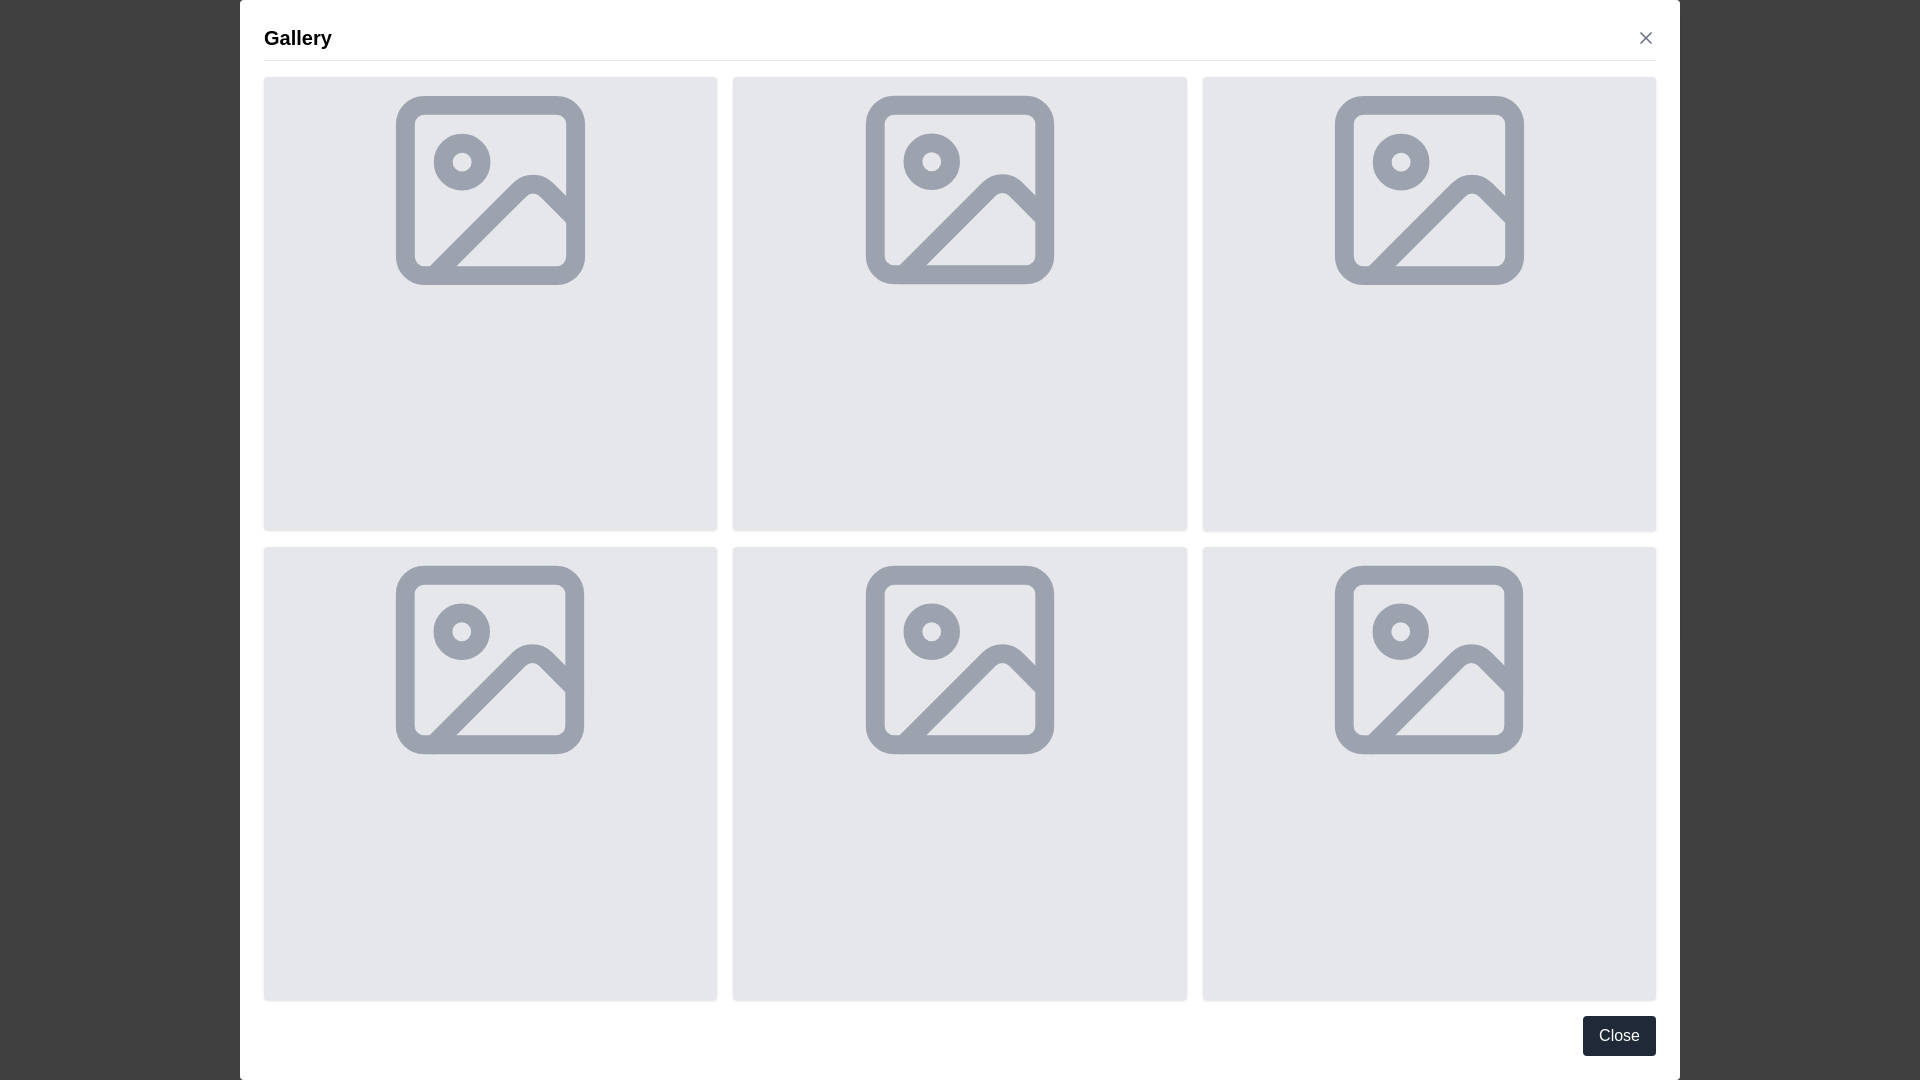 Image resolution: width=1920 pixels, height=1080 pixels. I want to click on the second element in the second row of a 3x2 grid layout, which is an image placeholder (SVG Icon) surrounded by similar icons, so click(490, 659).